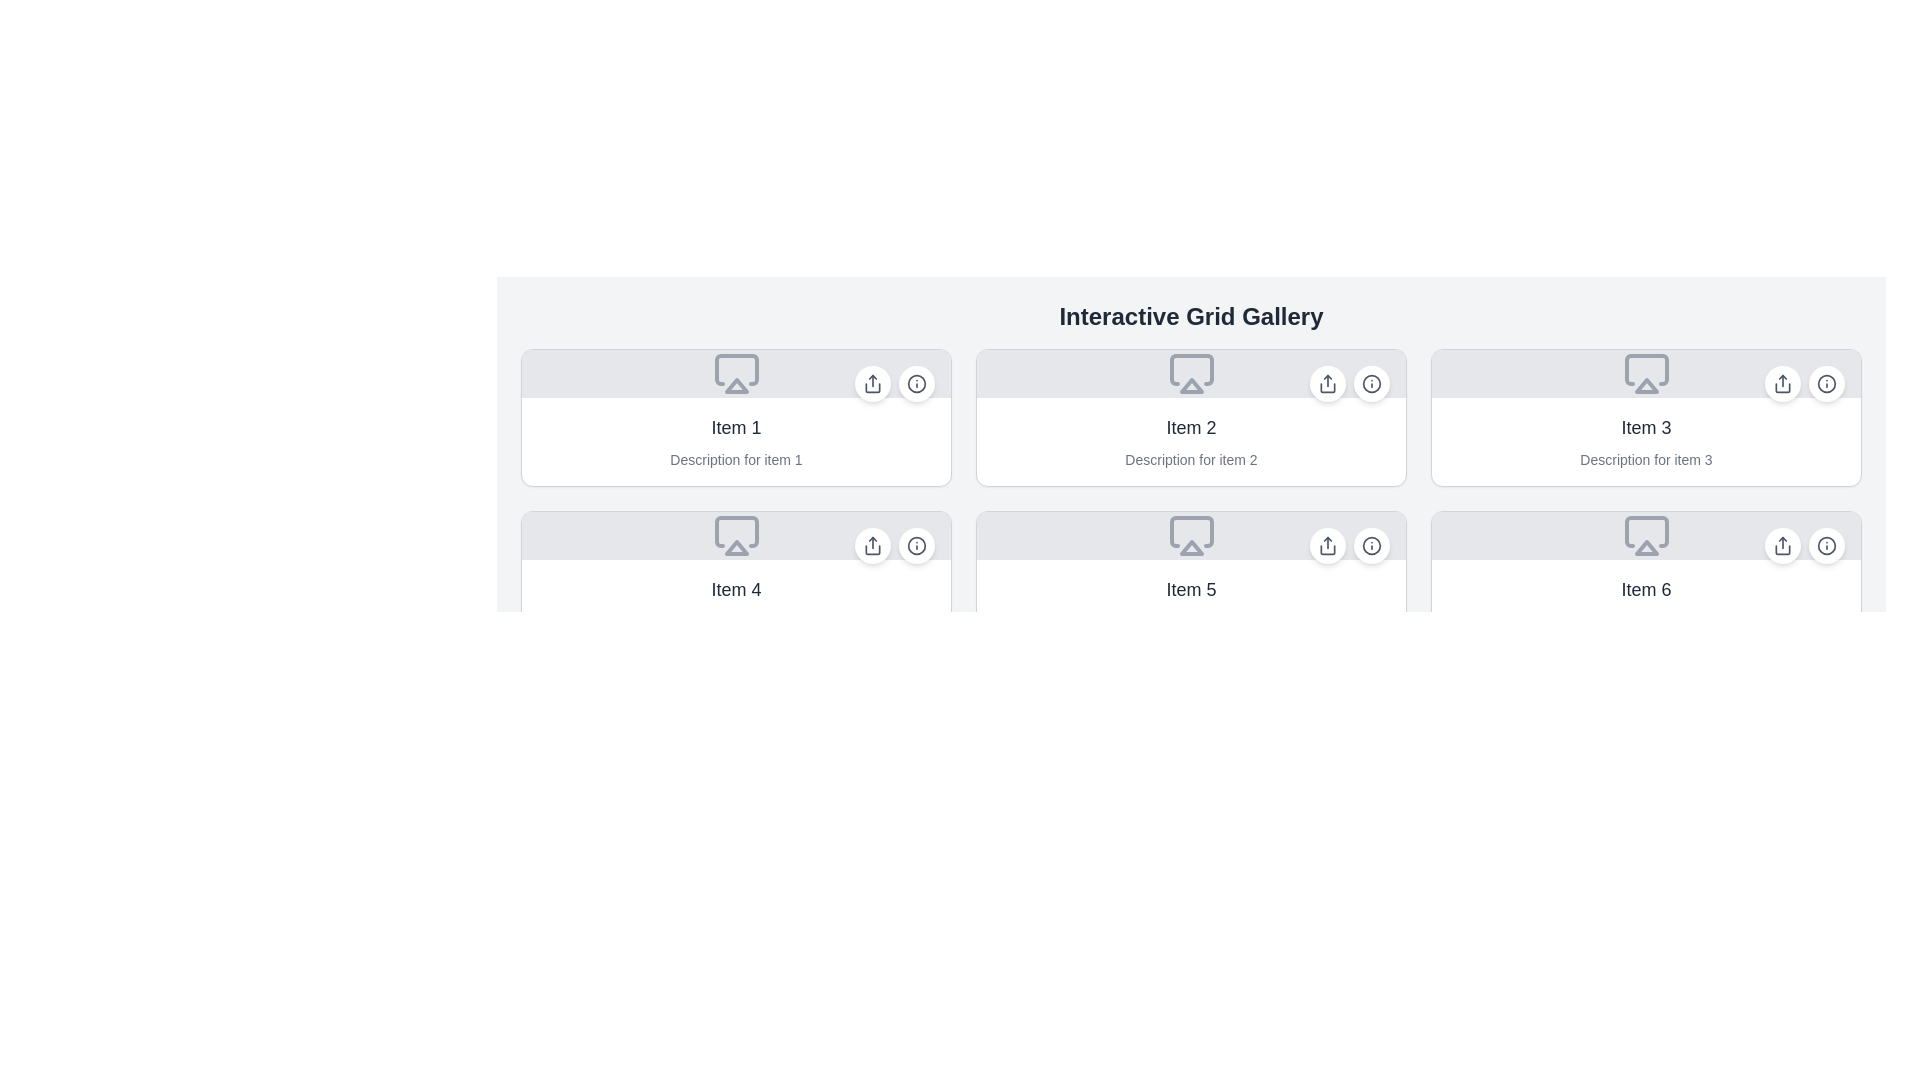  Describe the element at coordinates (735, 531) in the screenshot. I see `the media display icon located directly below 'Item 4' in the second row of the grid layout` at that location.